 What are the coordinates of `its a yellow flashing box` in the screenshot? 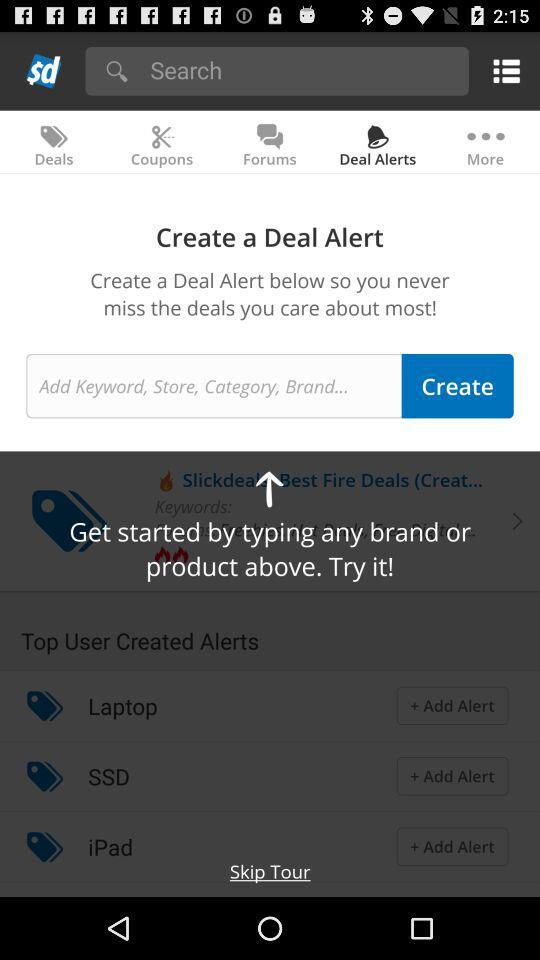 It's located at (502, 70).